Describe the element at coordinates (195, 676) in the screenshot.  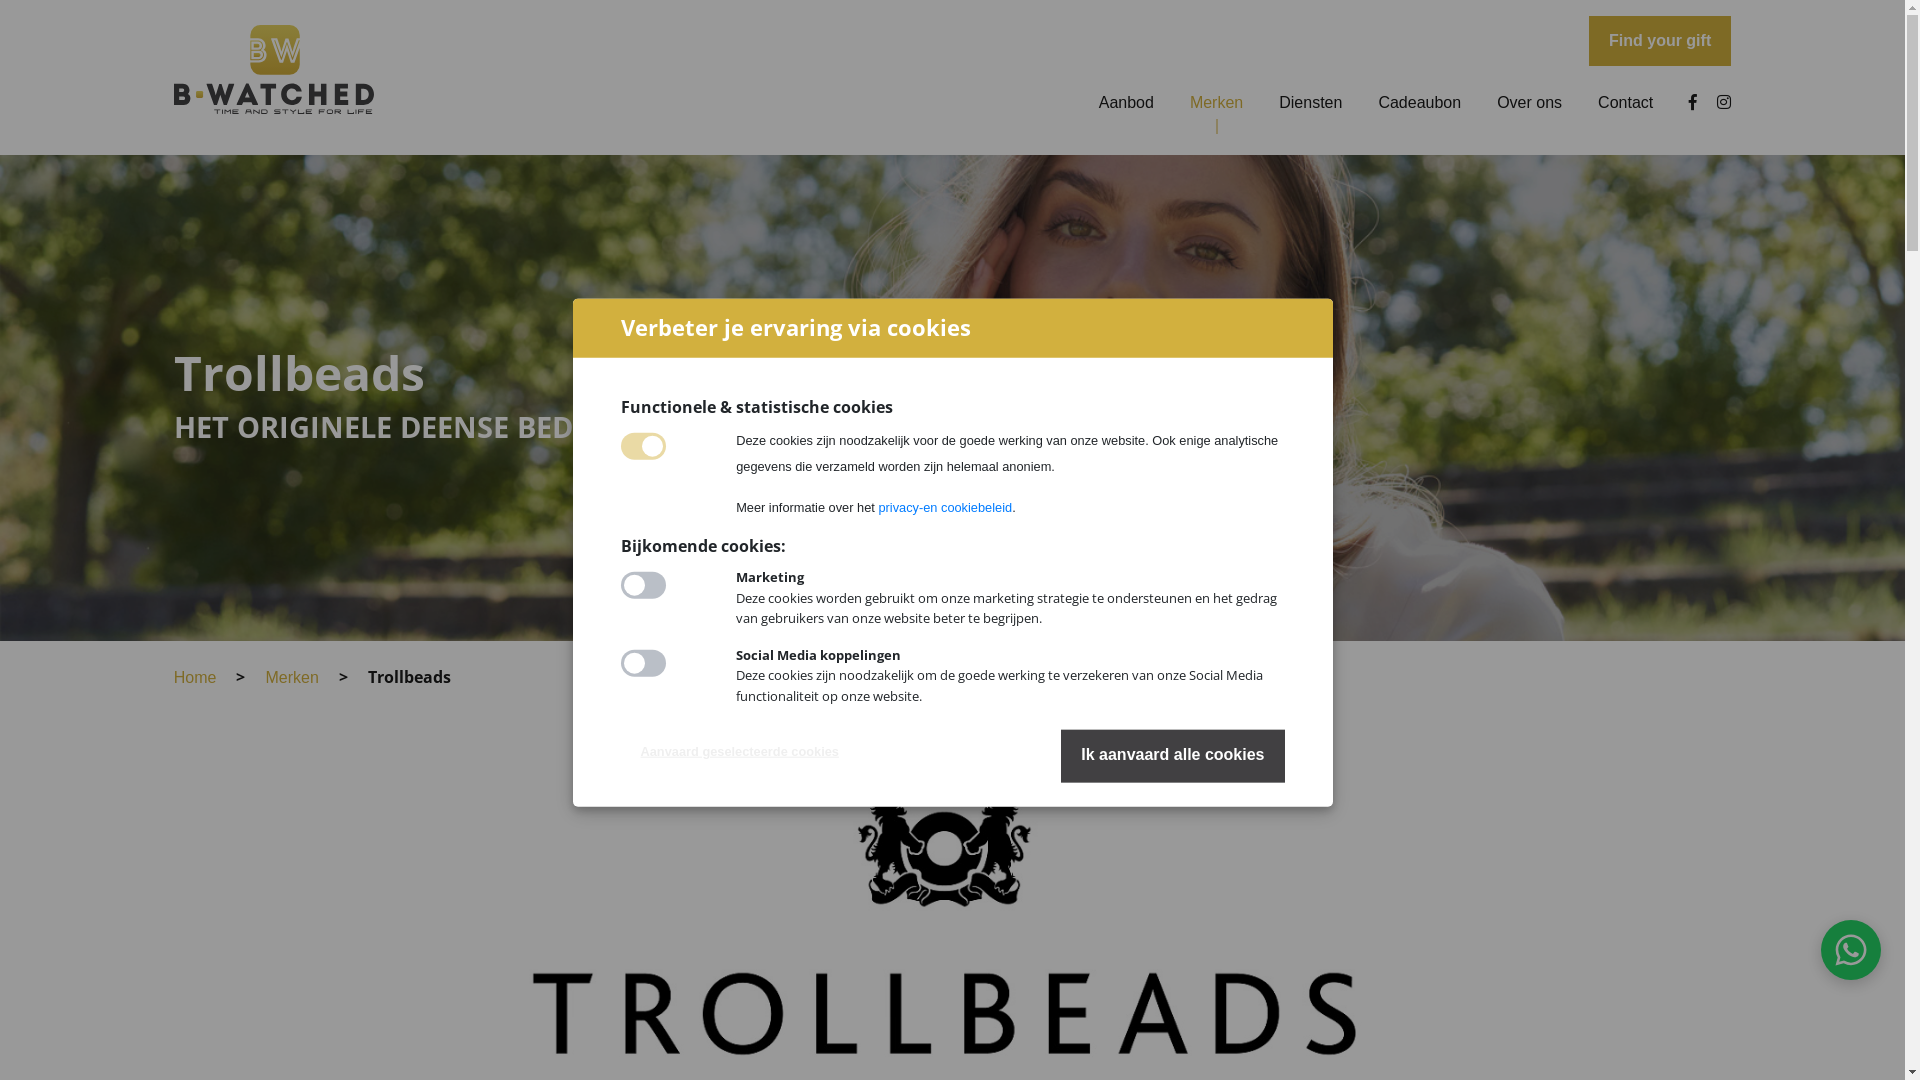
I see `'Home'` at that location.